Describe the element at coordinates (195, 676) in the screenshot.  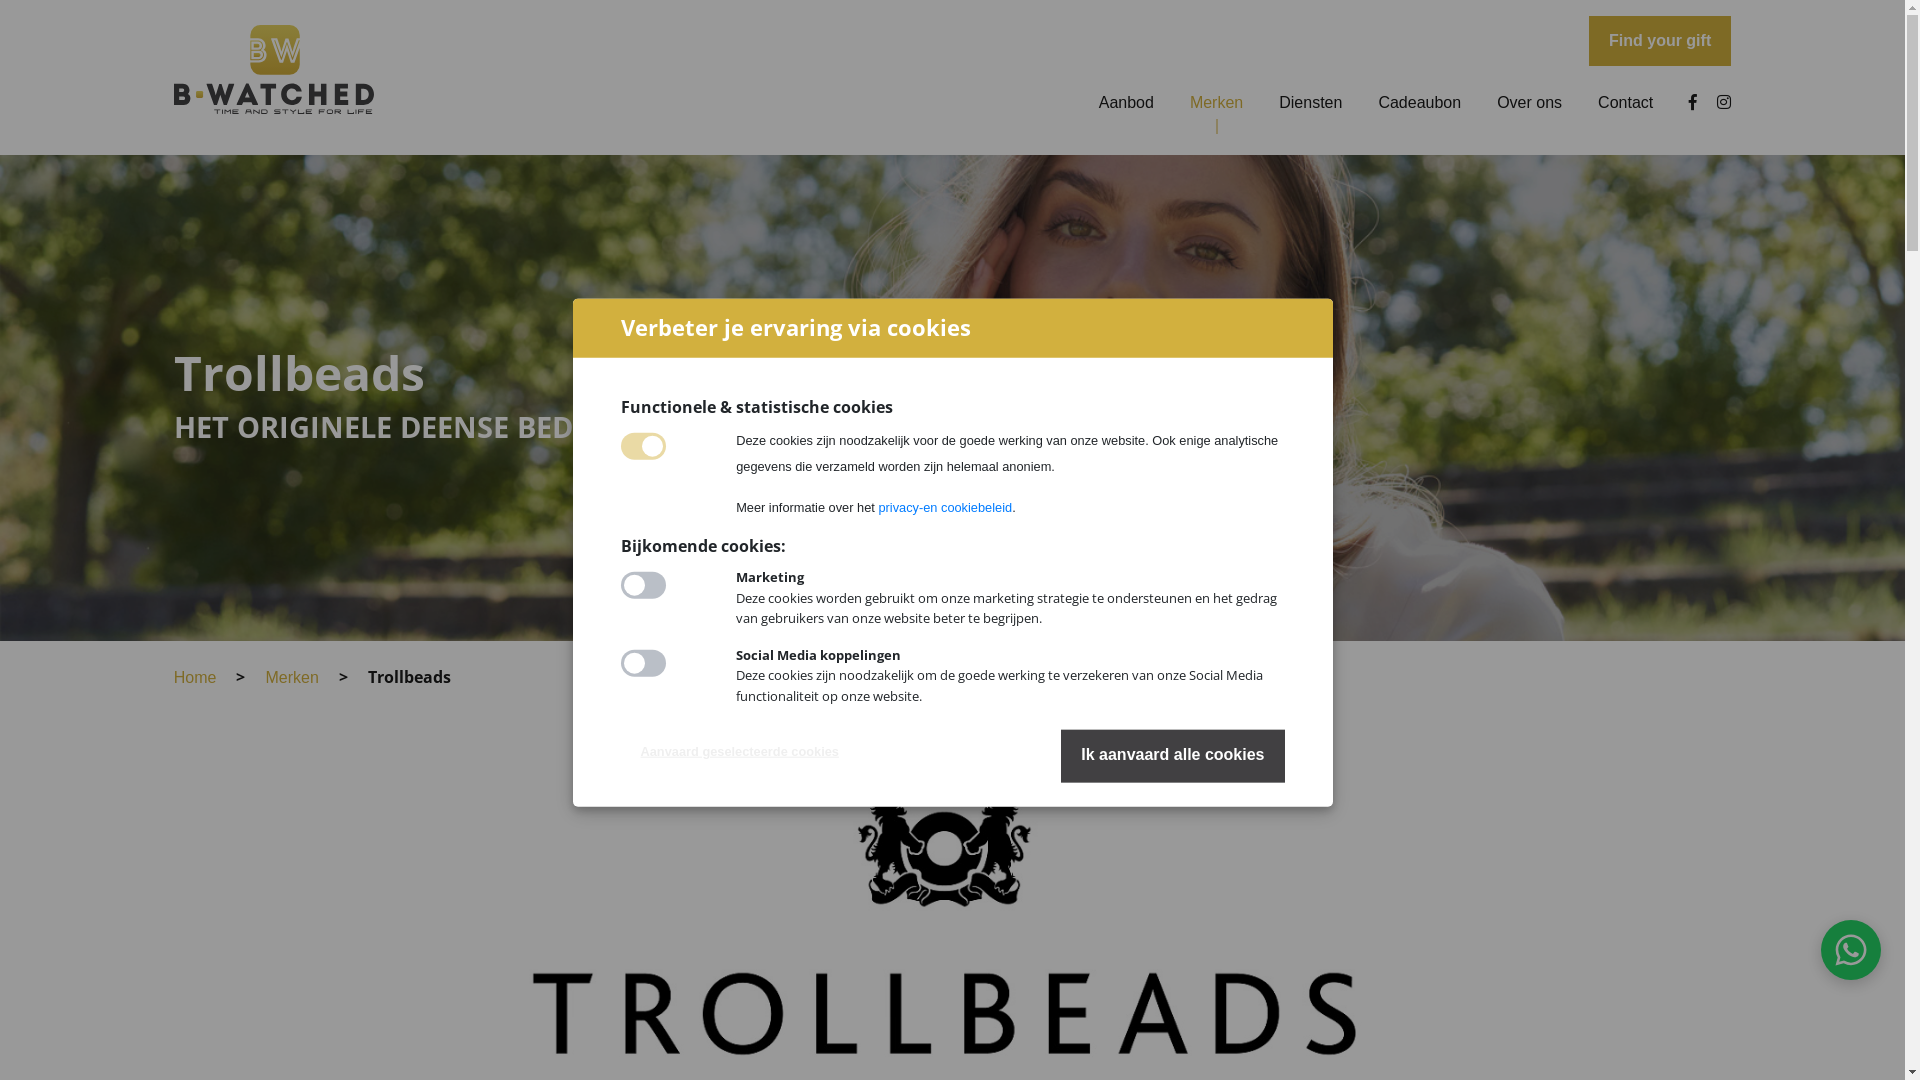
I see `'Home'` at that location.